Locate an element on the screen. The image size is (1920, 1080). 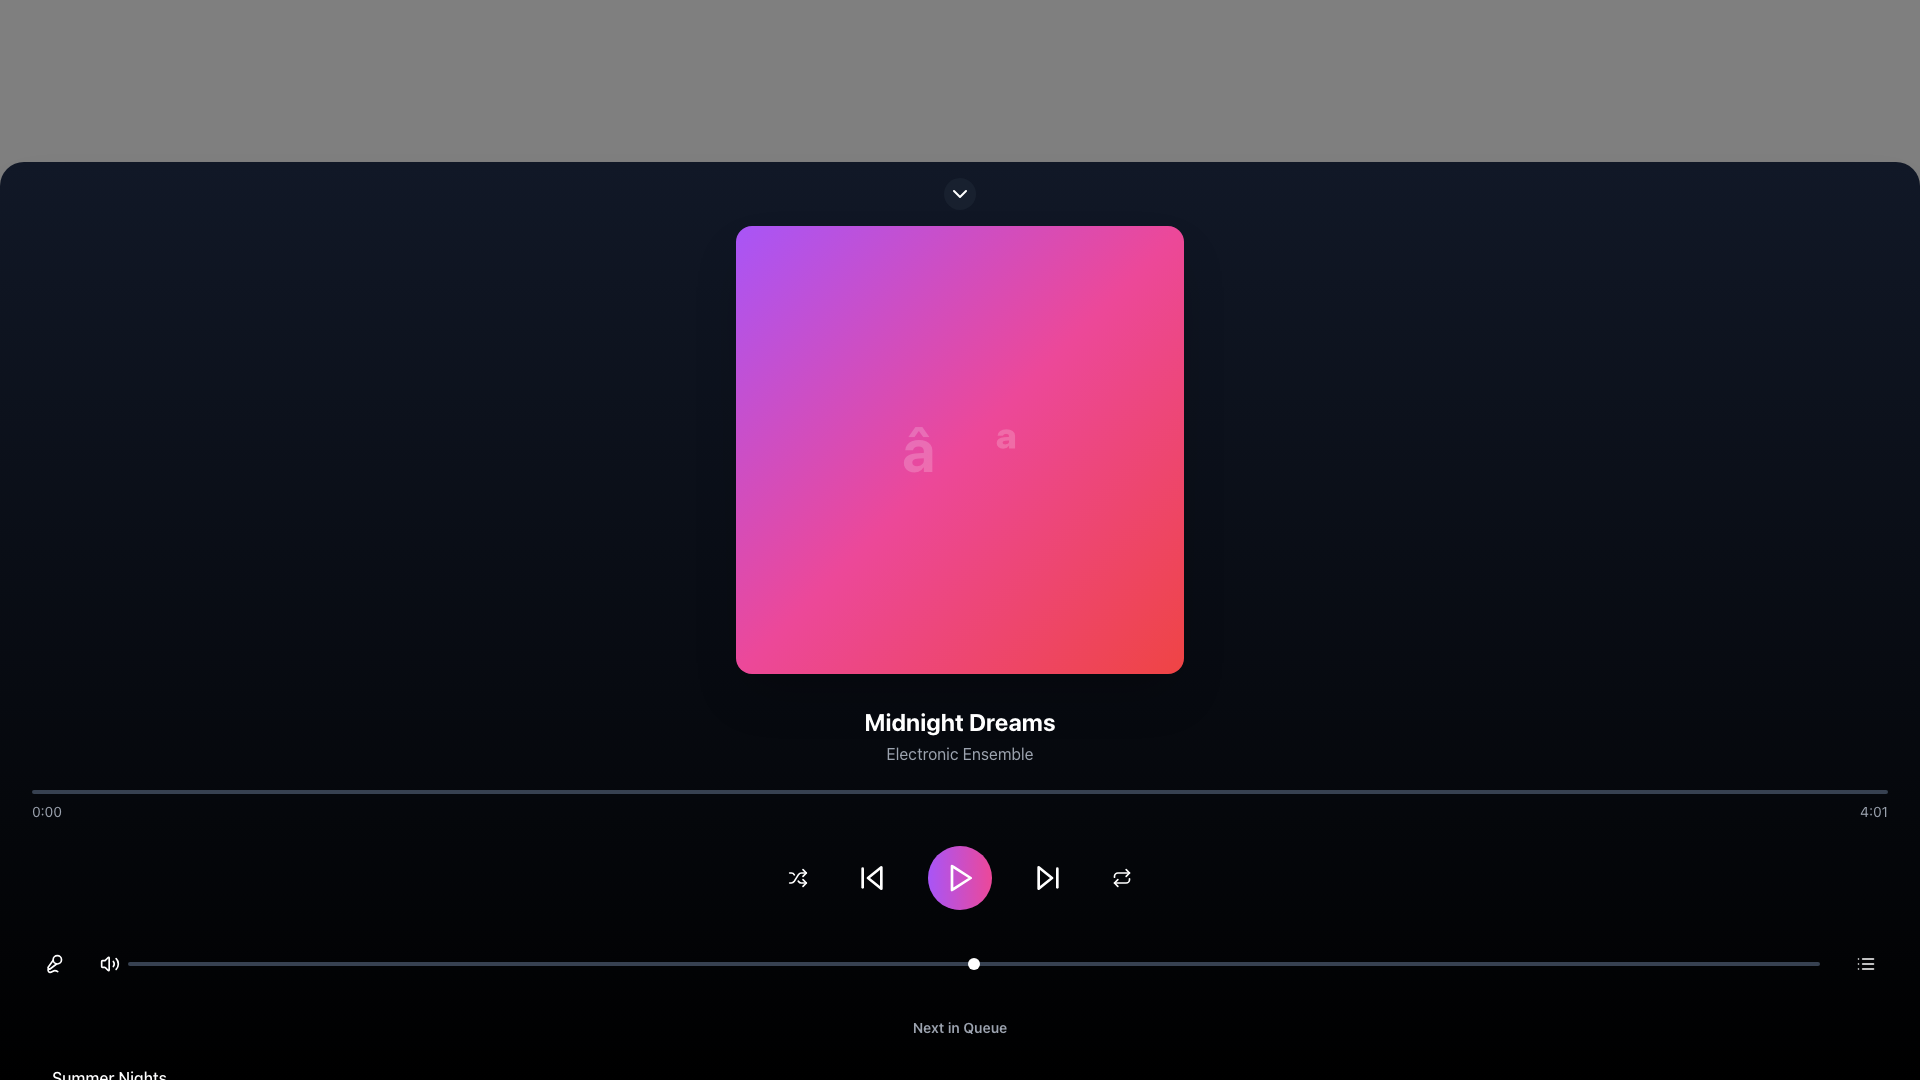
the slider value is located at coordinates (331, 963).